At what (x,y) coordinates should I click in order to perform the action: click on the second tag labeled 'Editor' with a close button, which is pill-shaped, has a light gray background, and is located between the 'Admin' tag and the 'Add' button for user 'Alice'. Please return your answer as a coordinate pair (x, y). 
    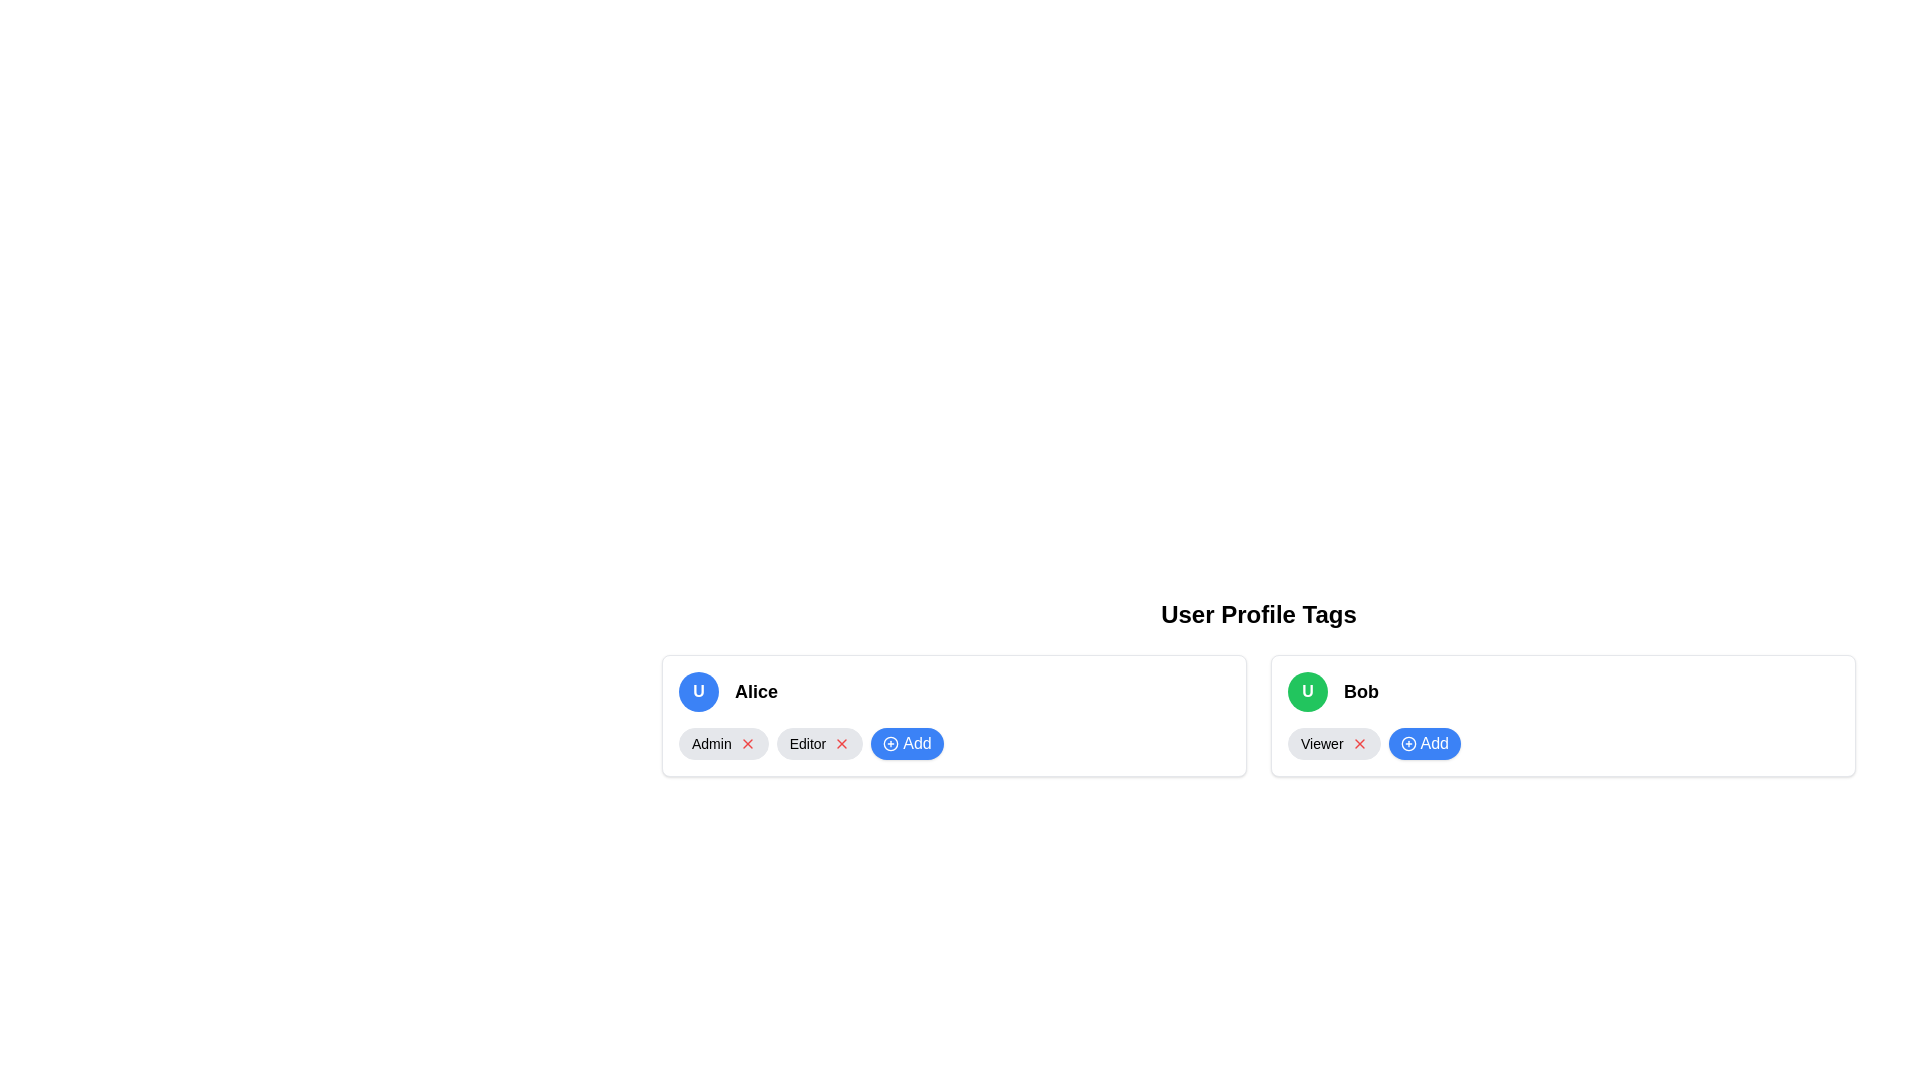
    Looking at the image, I should click on (820, 744).